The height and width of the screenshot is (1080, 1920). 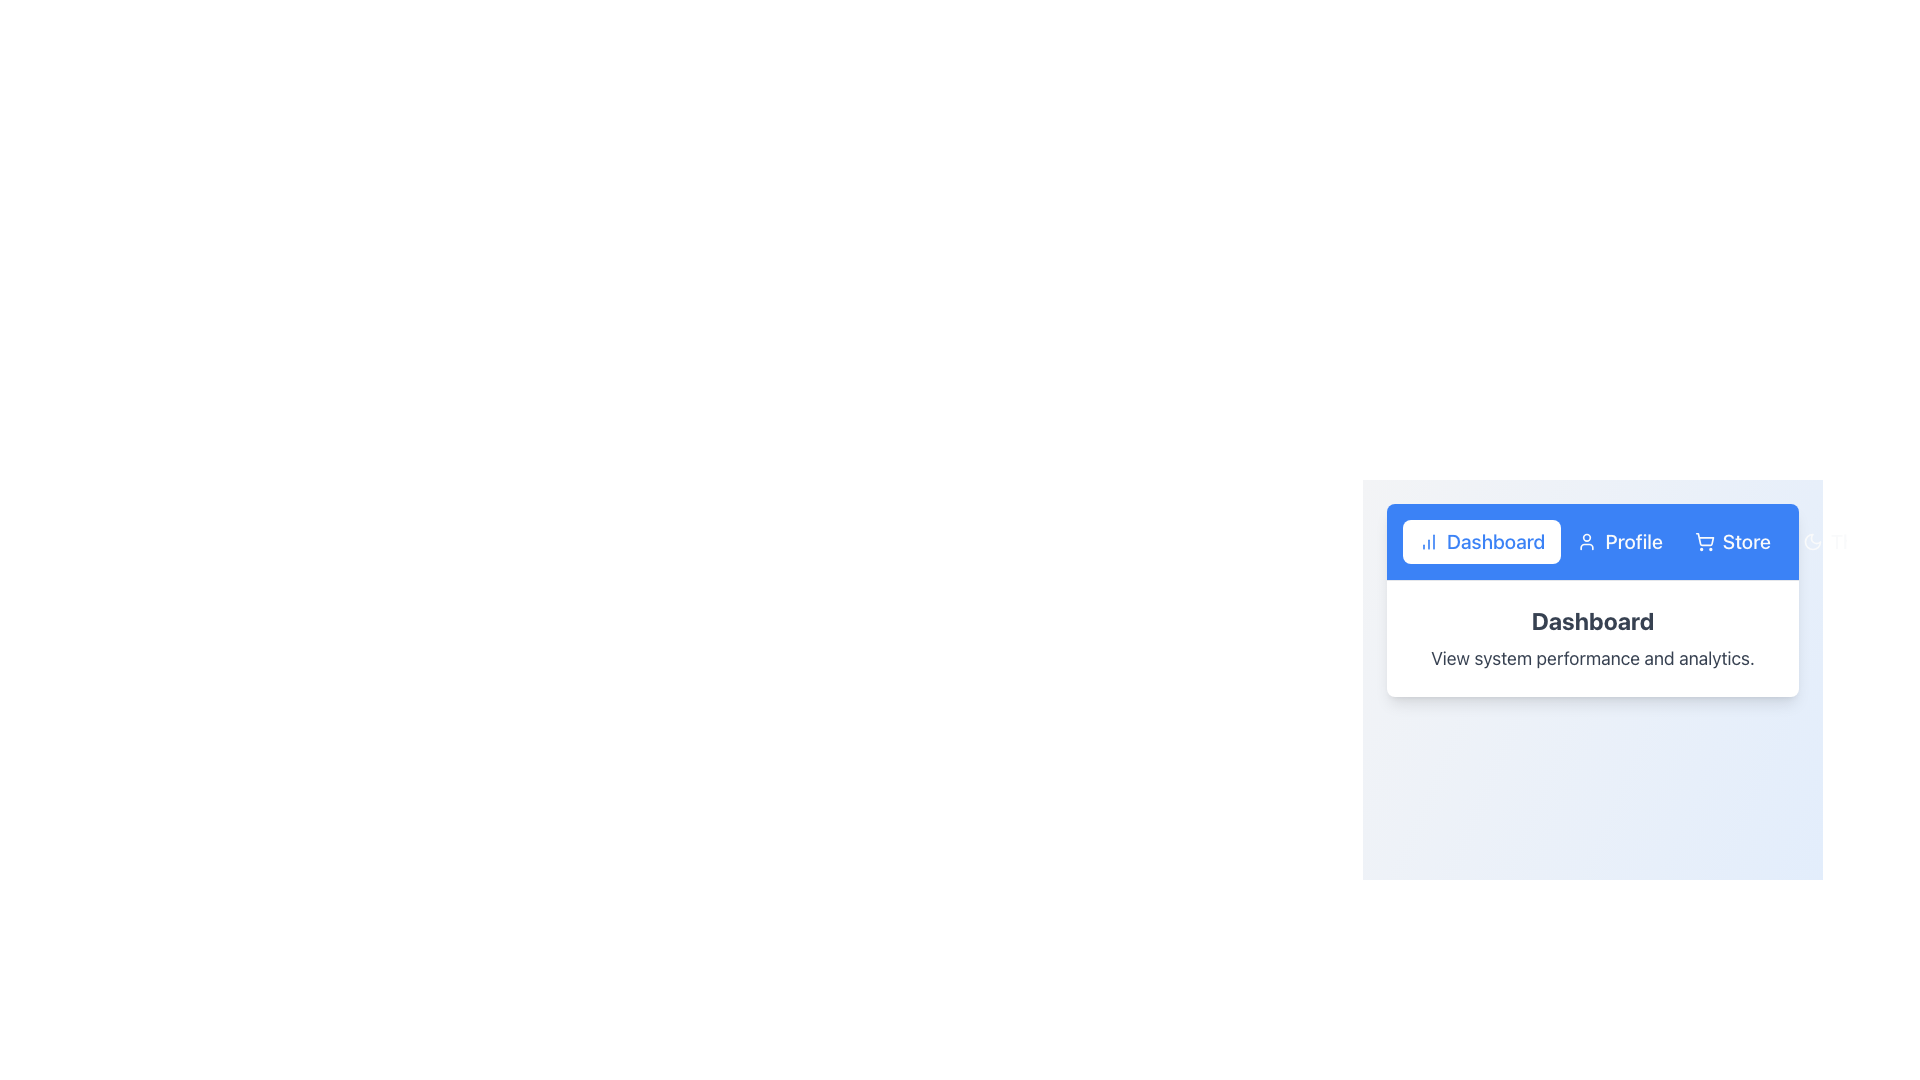 What do you see at coordinates (1847, 542) in the screenshot?
I see `the 'Theme' button, which is the last item in the horizontal navigation bar, to change its style` at bounding box center [1847, 542].